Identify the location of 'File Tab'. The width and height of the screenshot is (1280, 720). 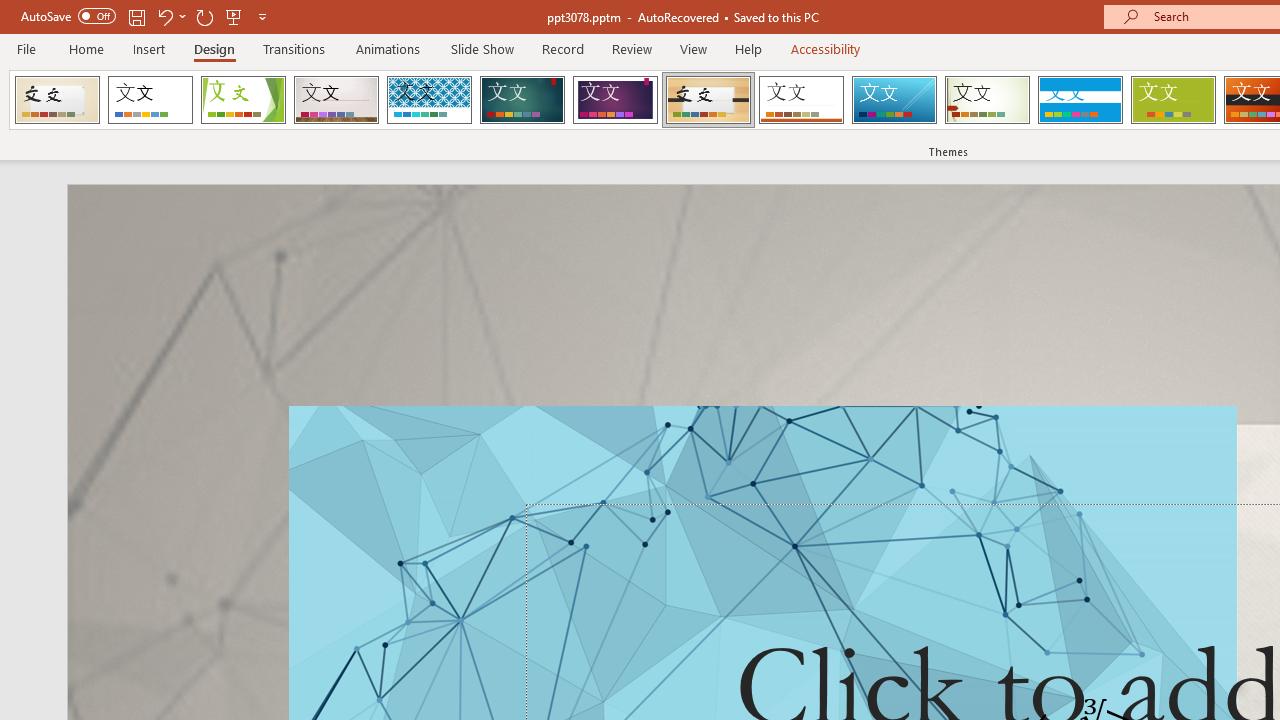
(26, 47).